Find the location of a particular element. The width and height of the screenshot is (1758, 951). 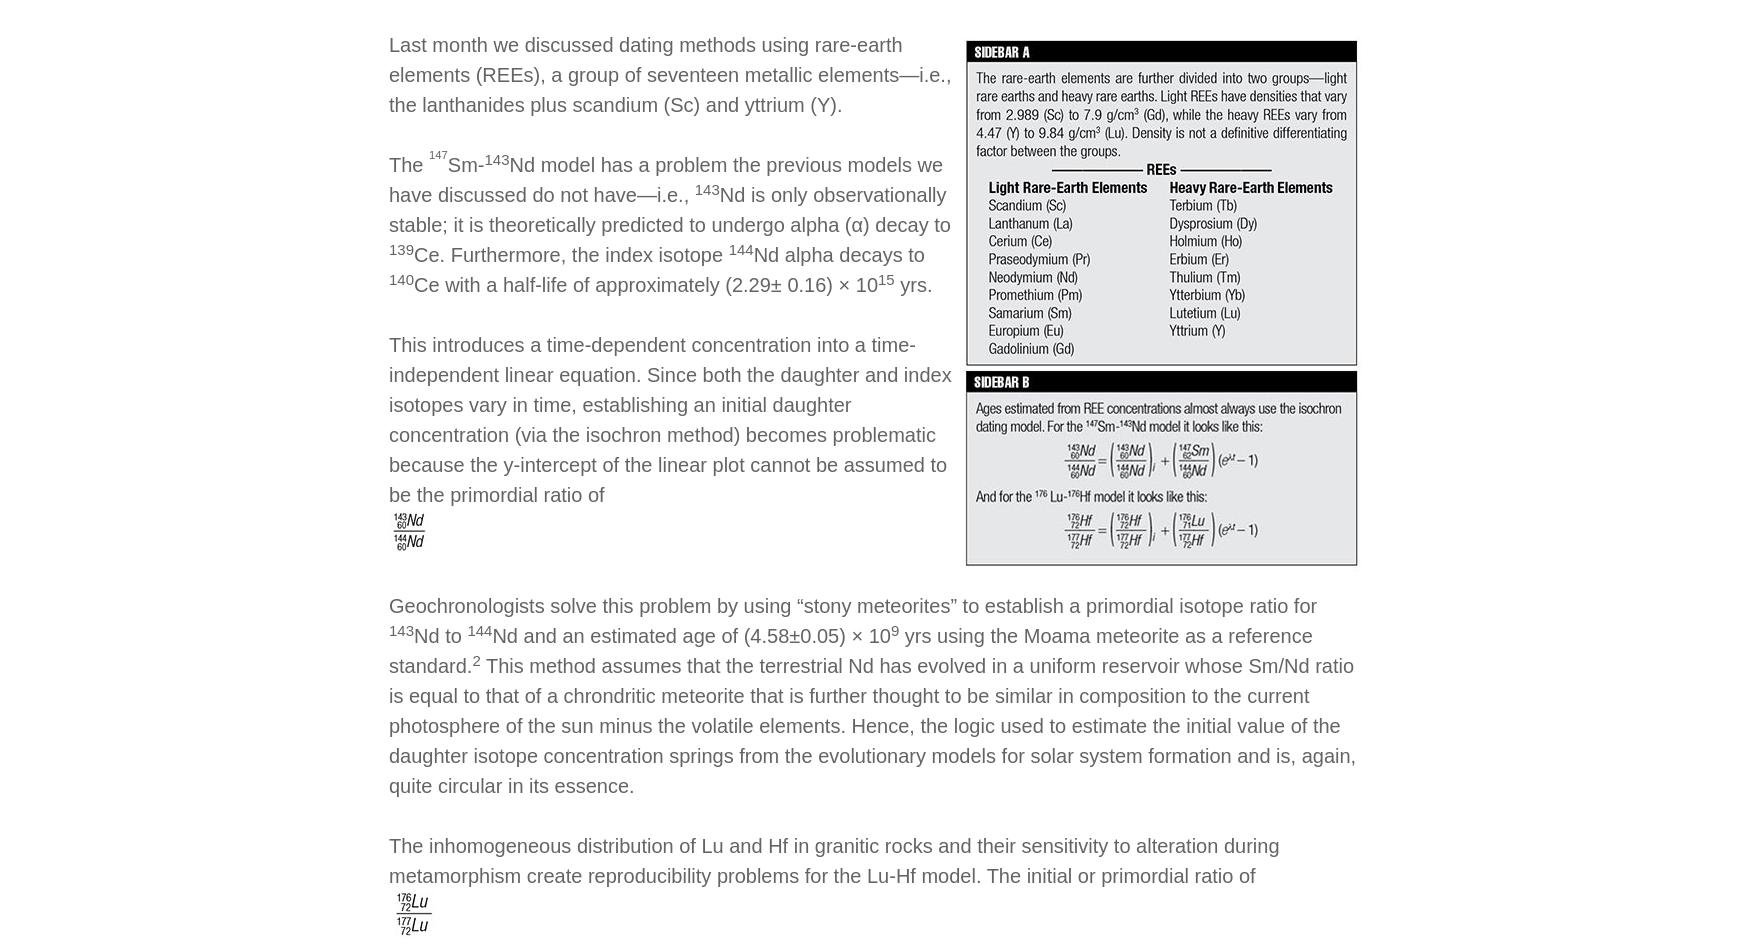

'Nd alpha decays to' is located at coordinates (837, 254).